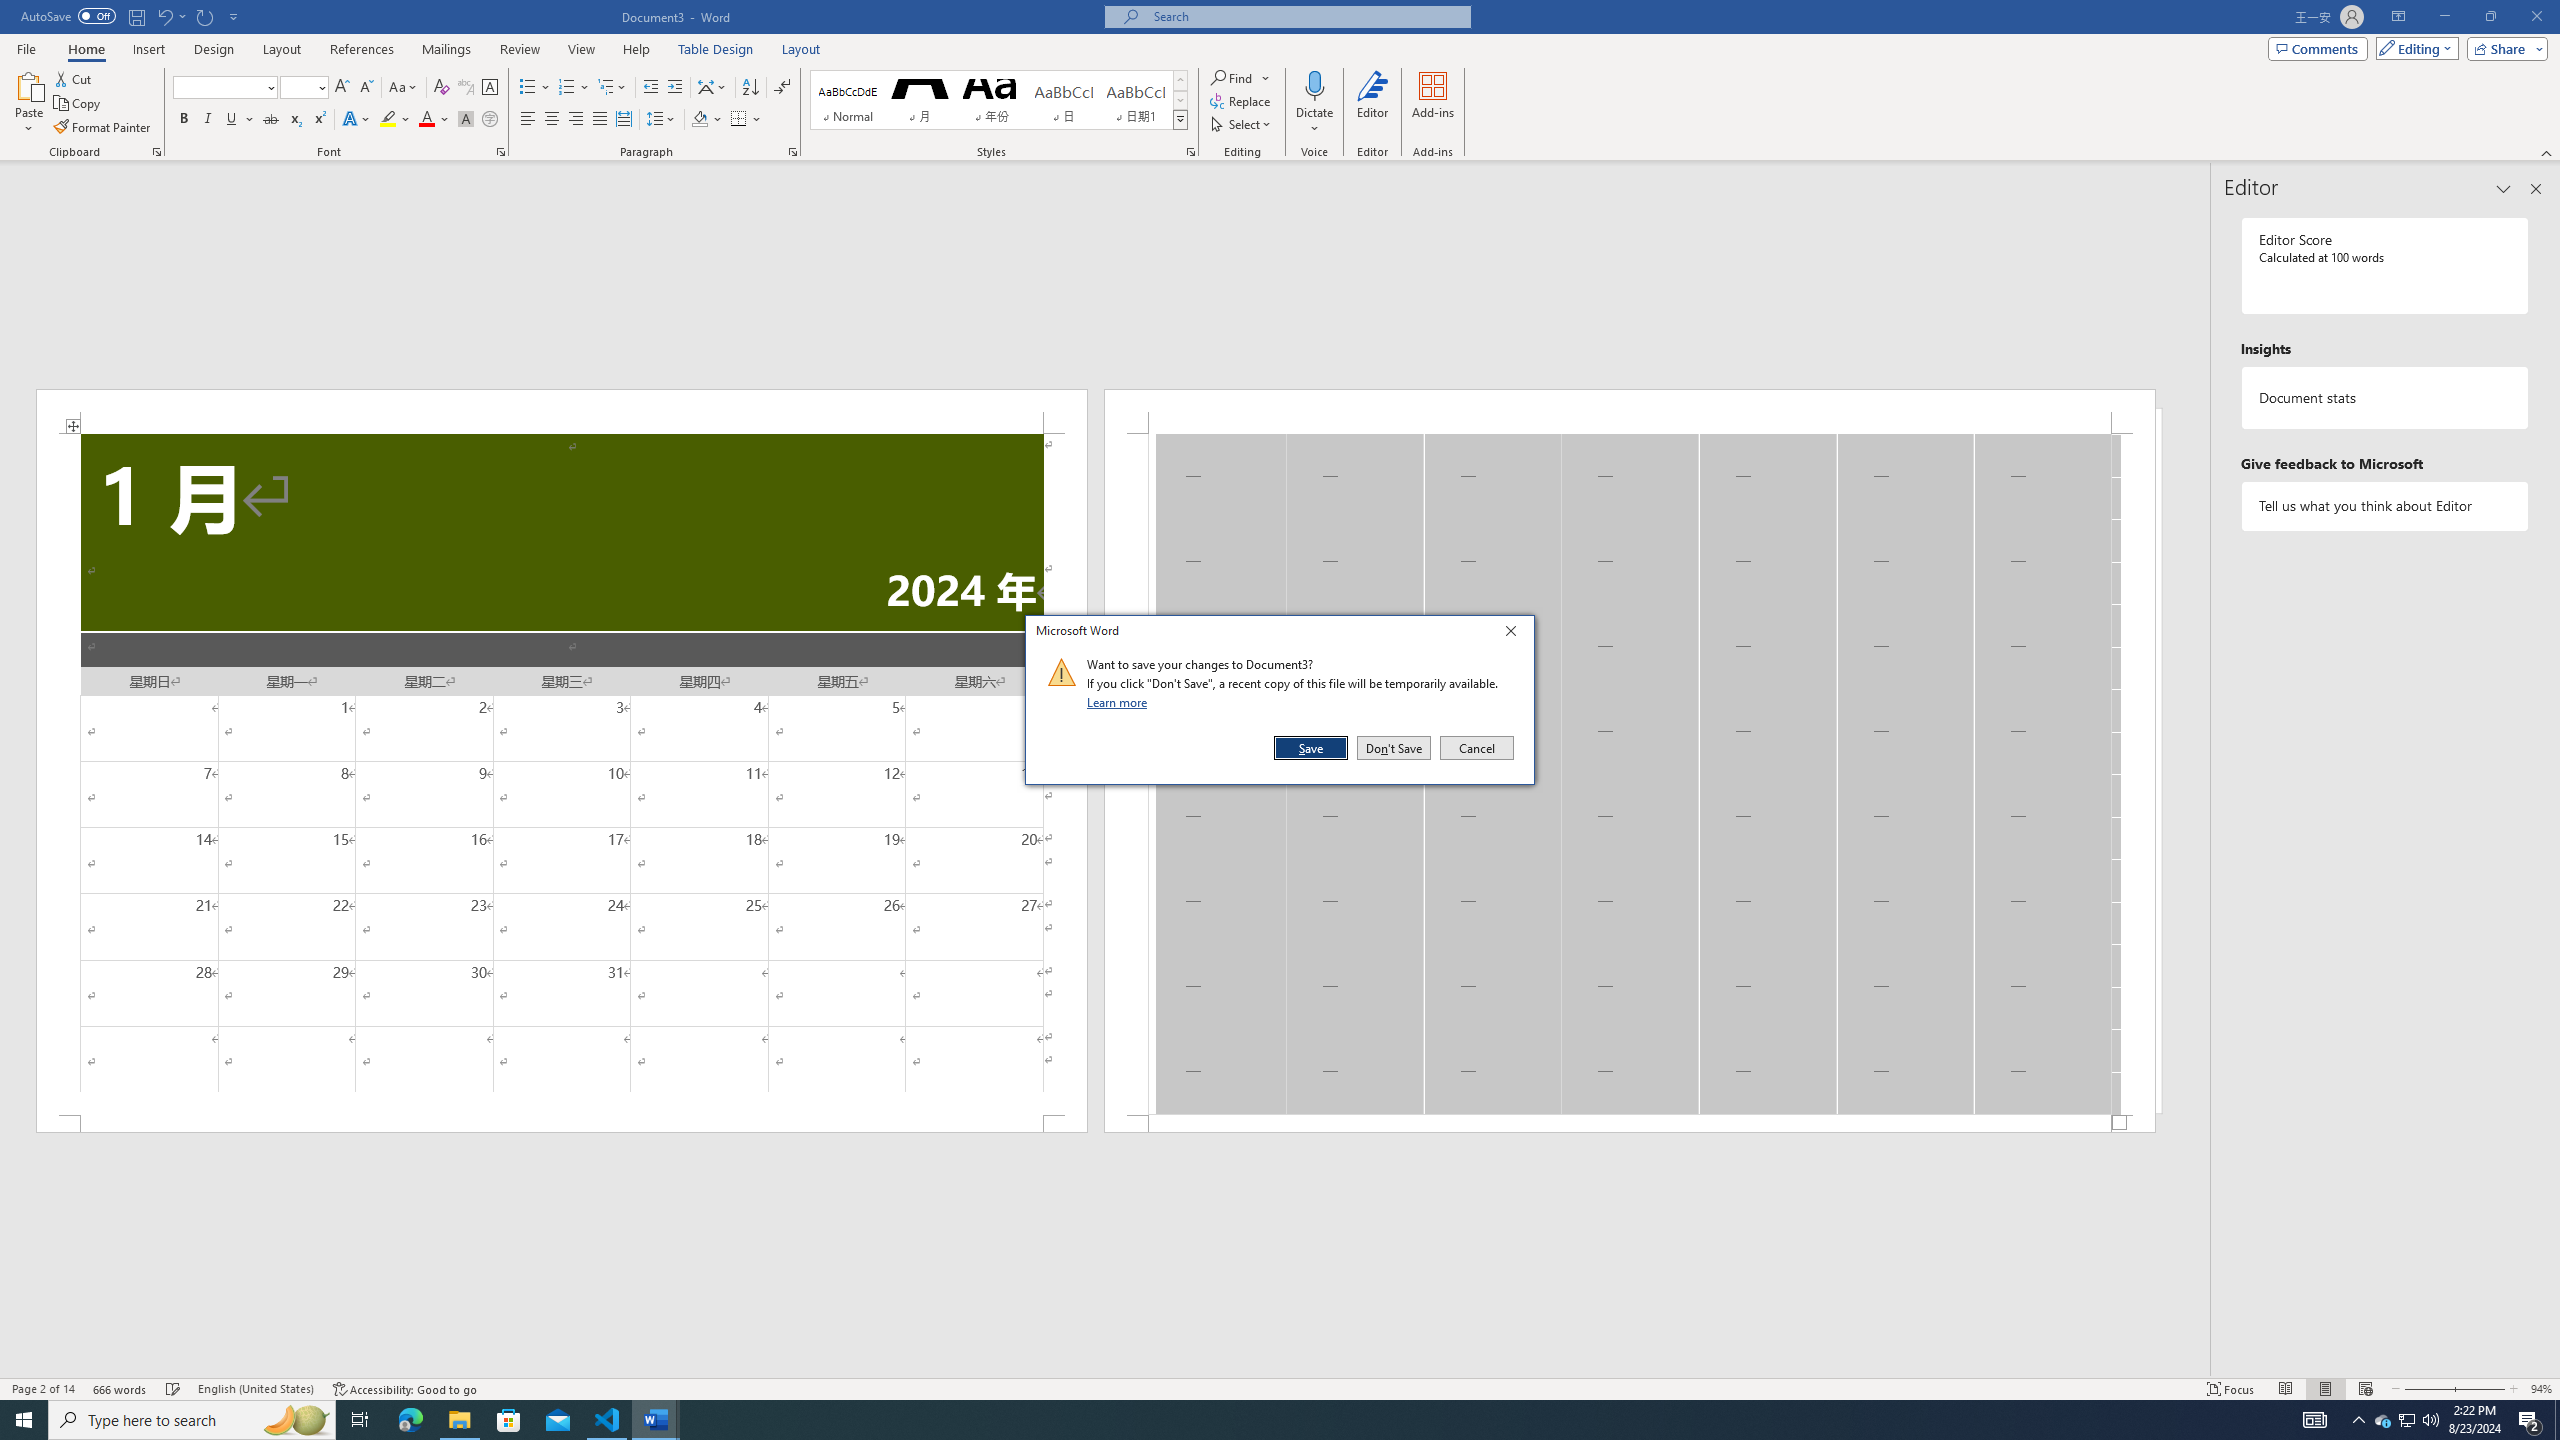  I want to click on 'Subscript', so click(294, 118).